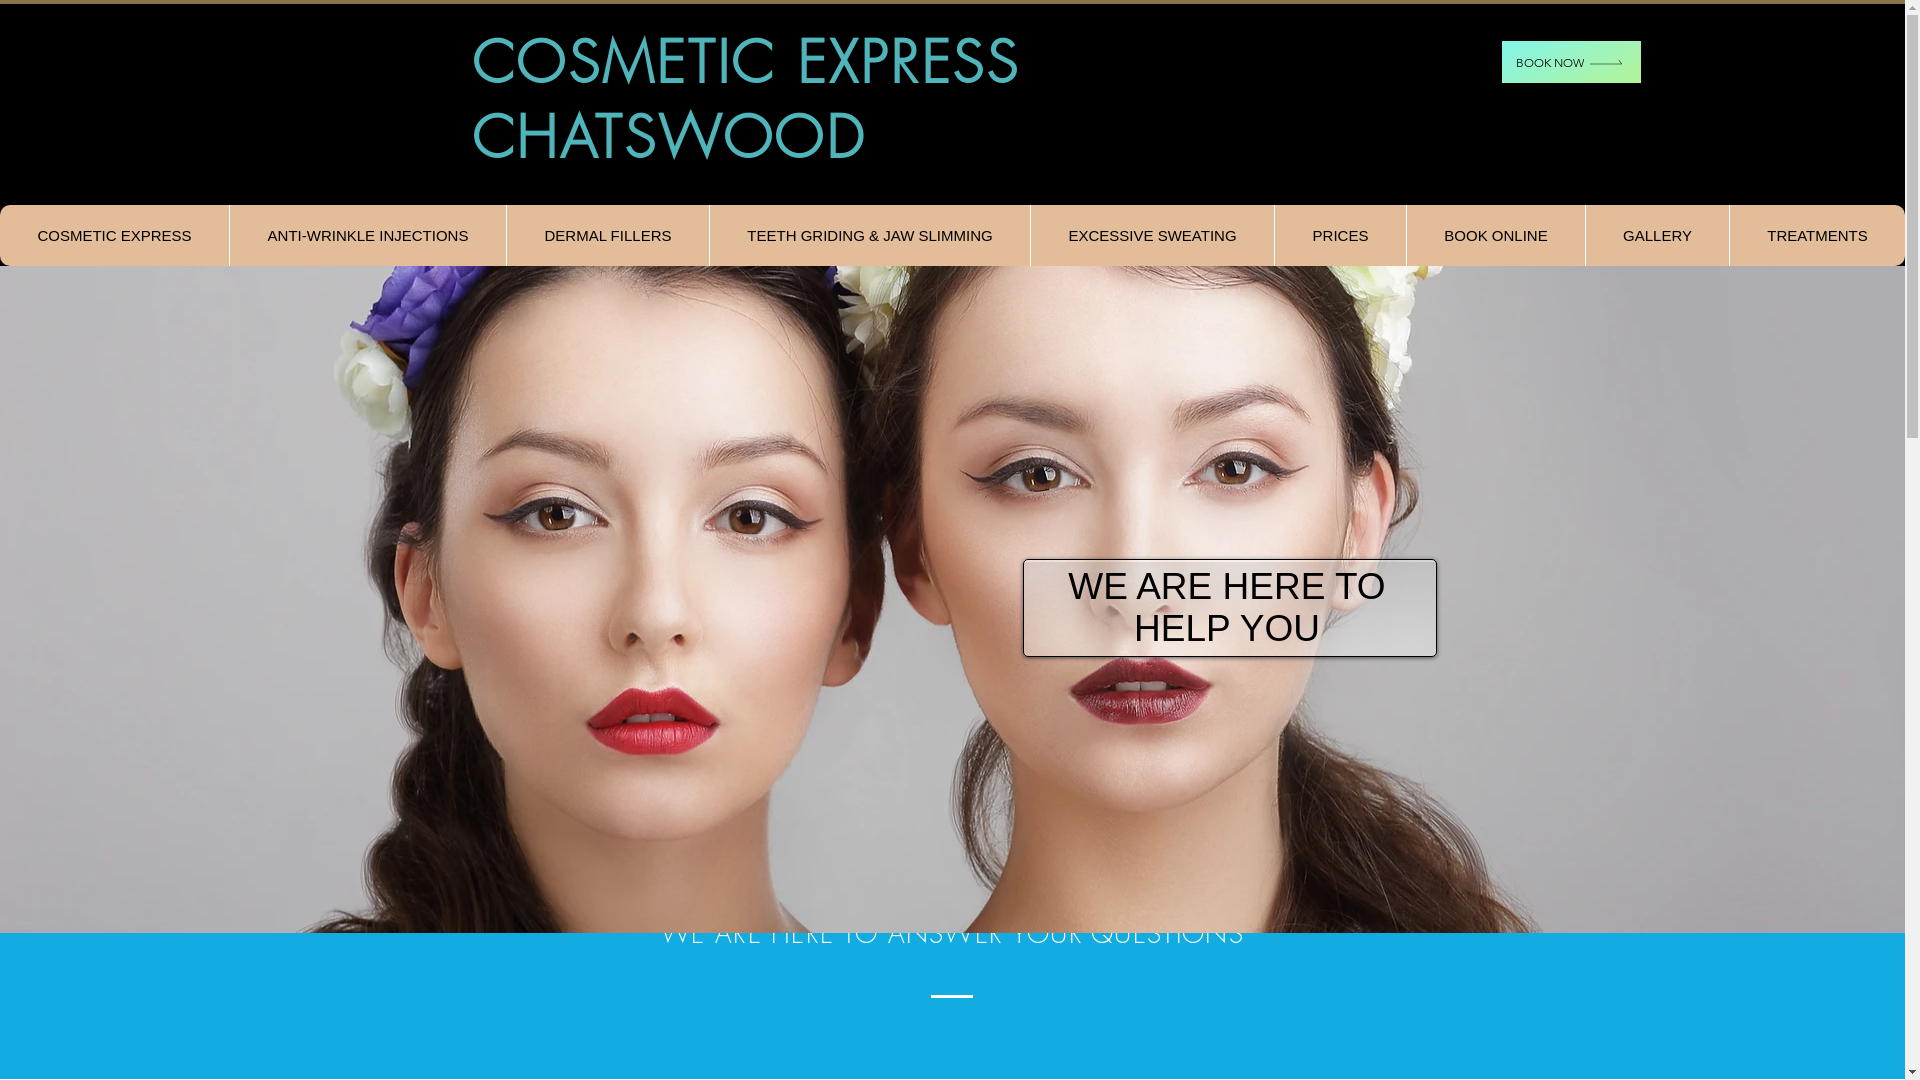 This screenshot has height=1080, width=1920. What do you see at coordinates (113, 234) in the screenshot?
I see `'COSMETIC EXPRESS'` at bounding box center [113, 234].